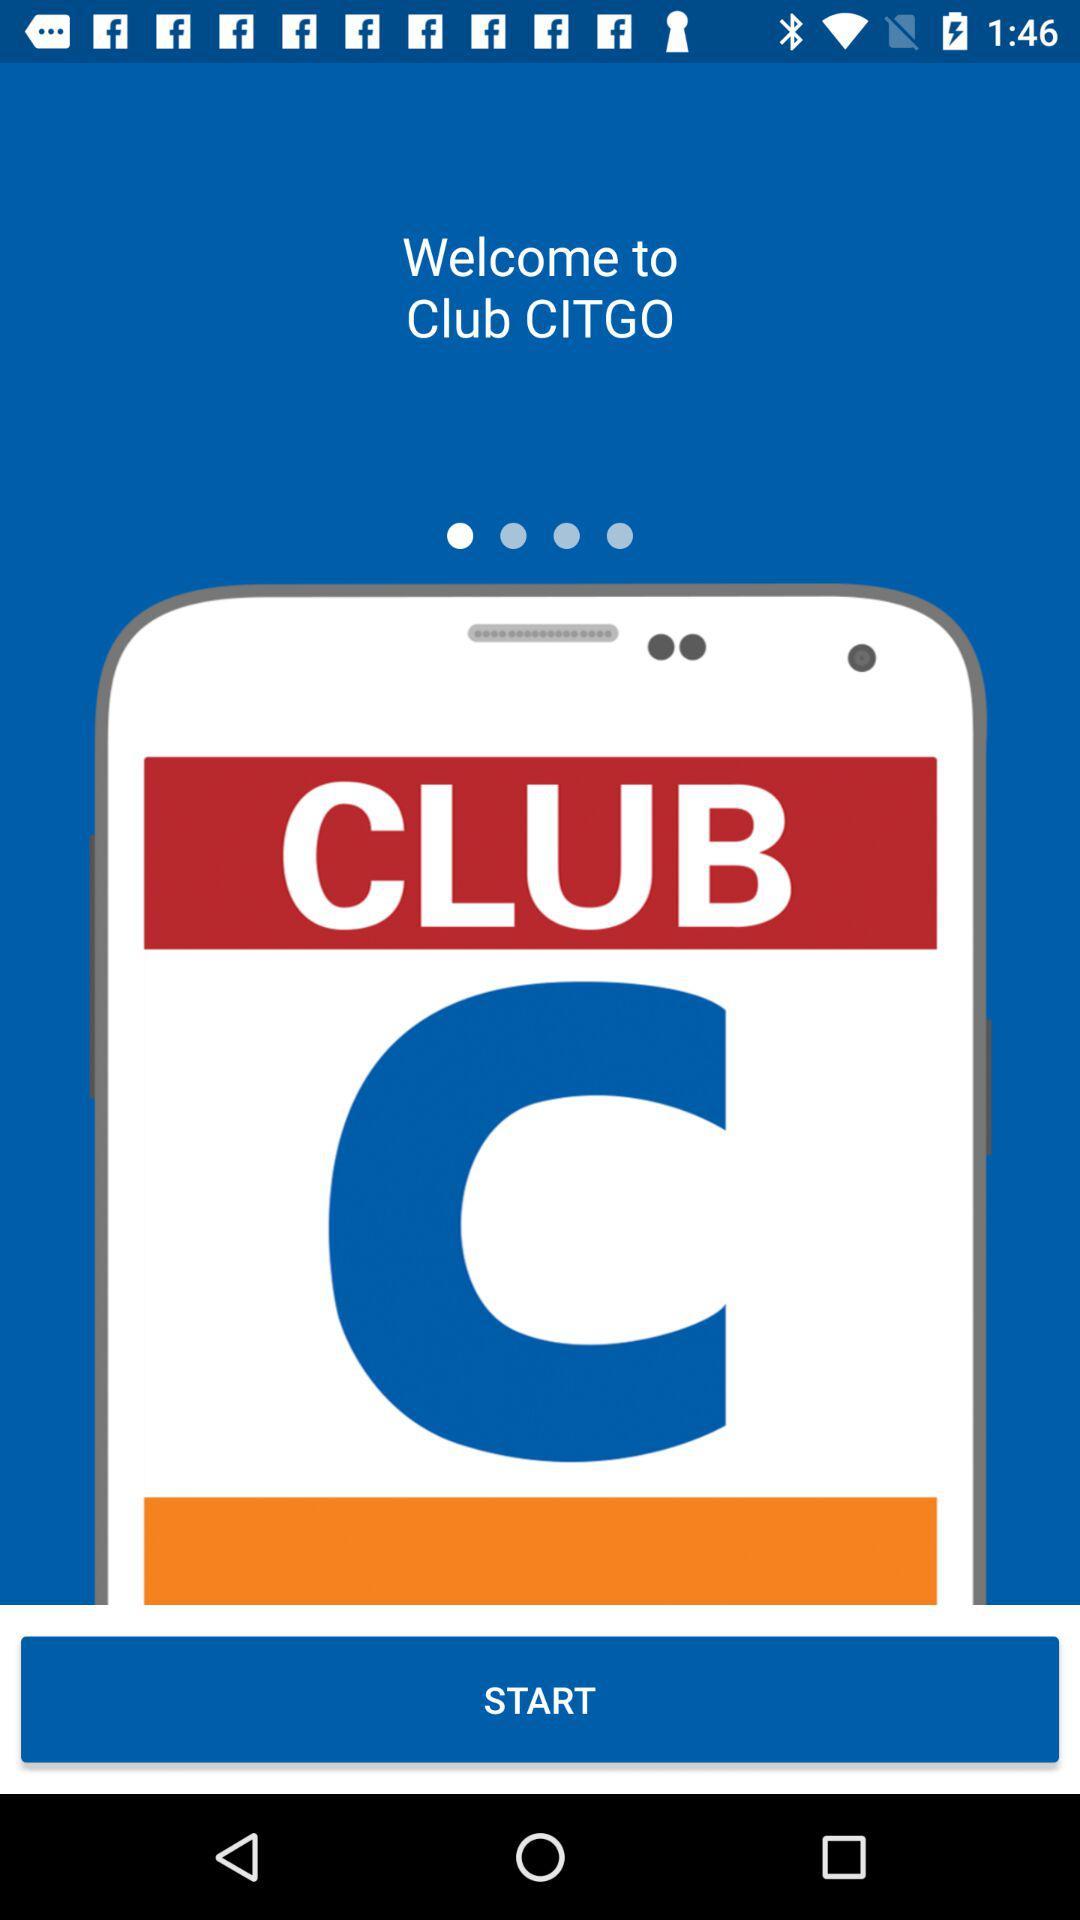 This screenshot has width=1080, height=1920. Describe the element at coordinates (512, 535) in the screenshot. I see `next image` at that location.